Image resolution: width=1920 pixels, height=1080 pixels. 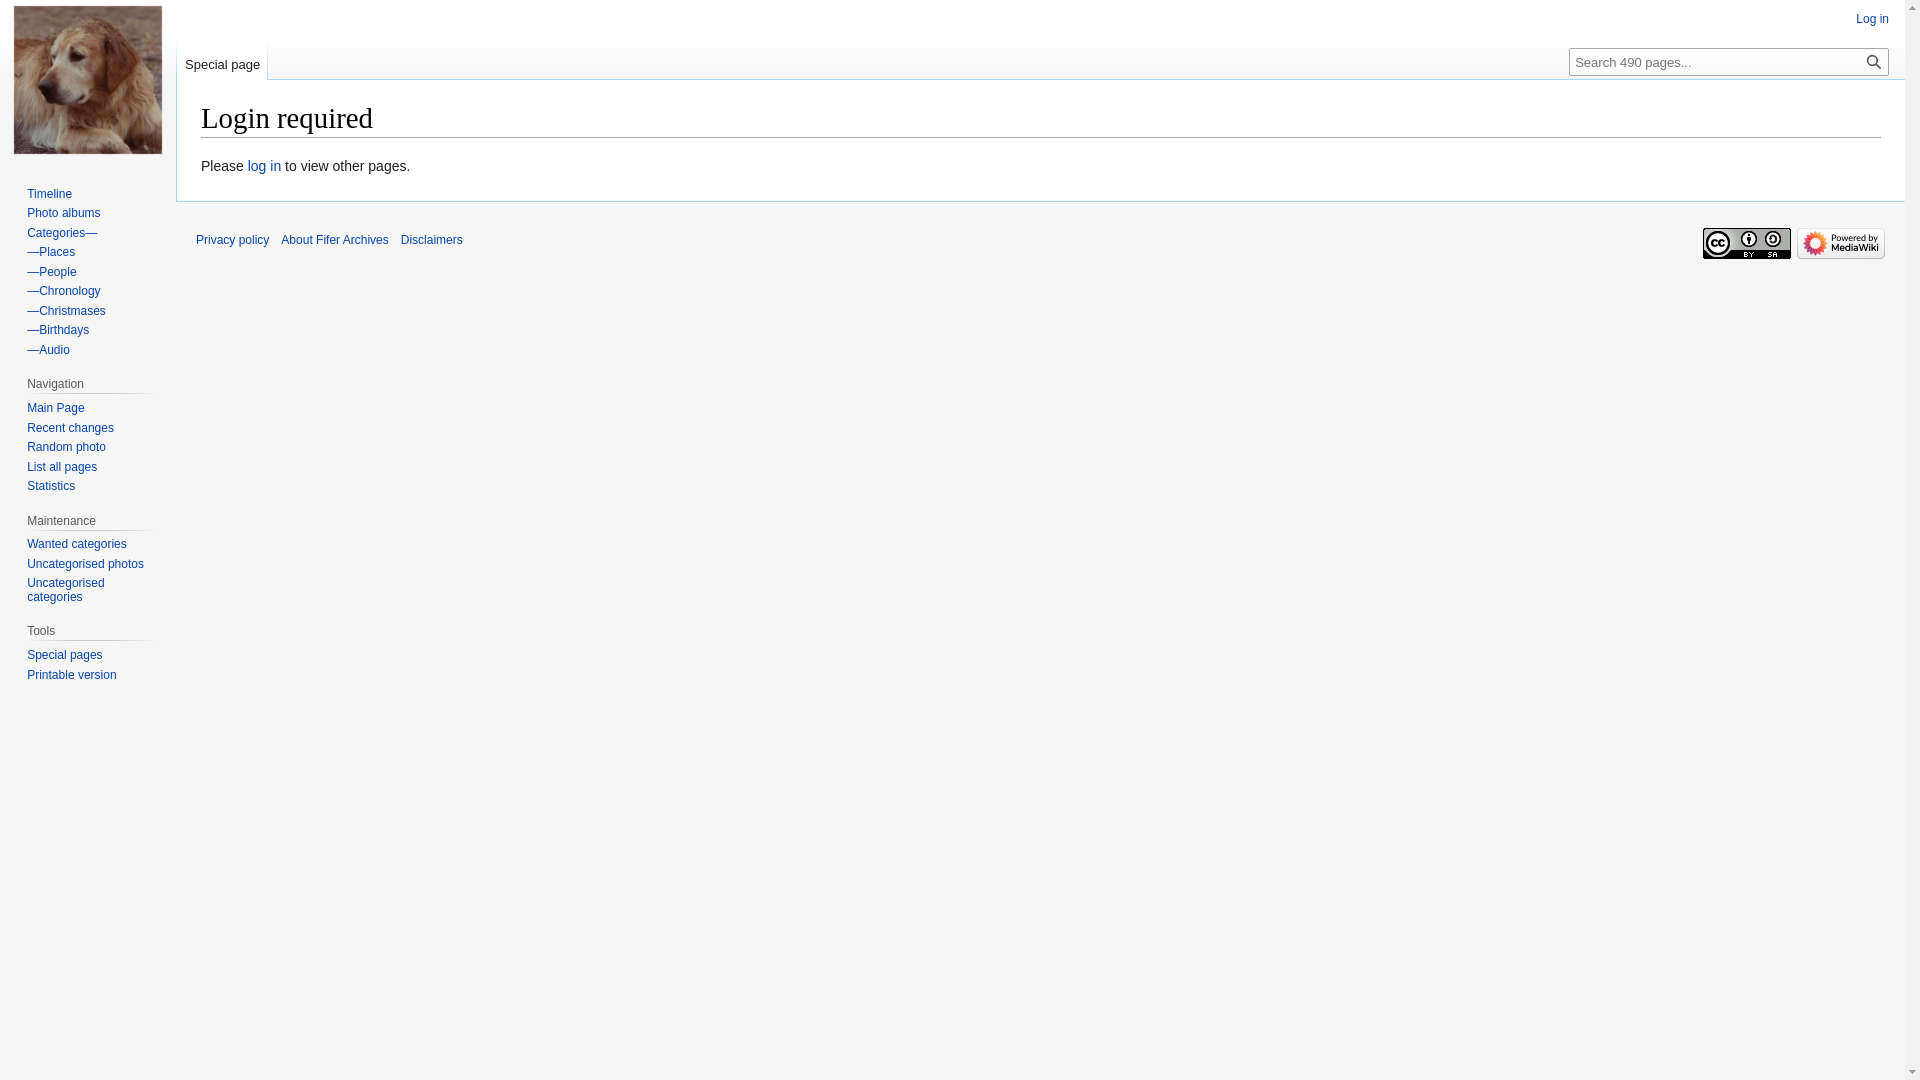 I want to click on 'Photo albums', so click(x=63, y=212).